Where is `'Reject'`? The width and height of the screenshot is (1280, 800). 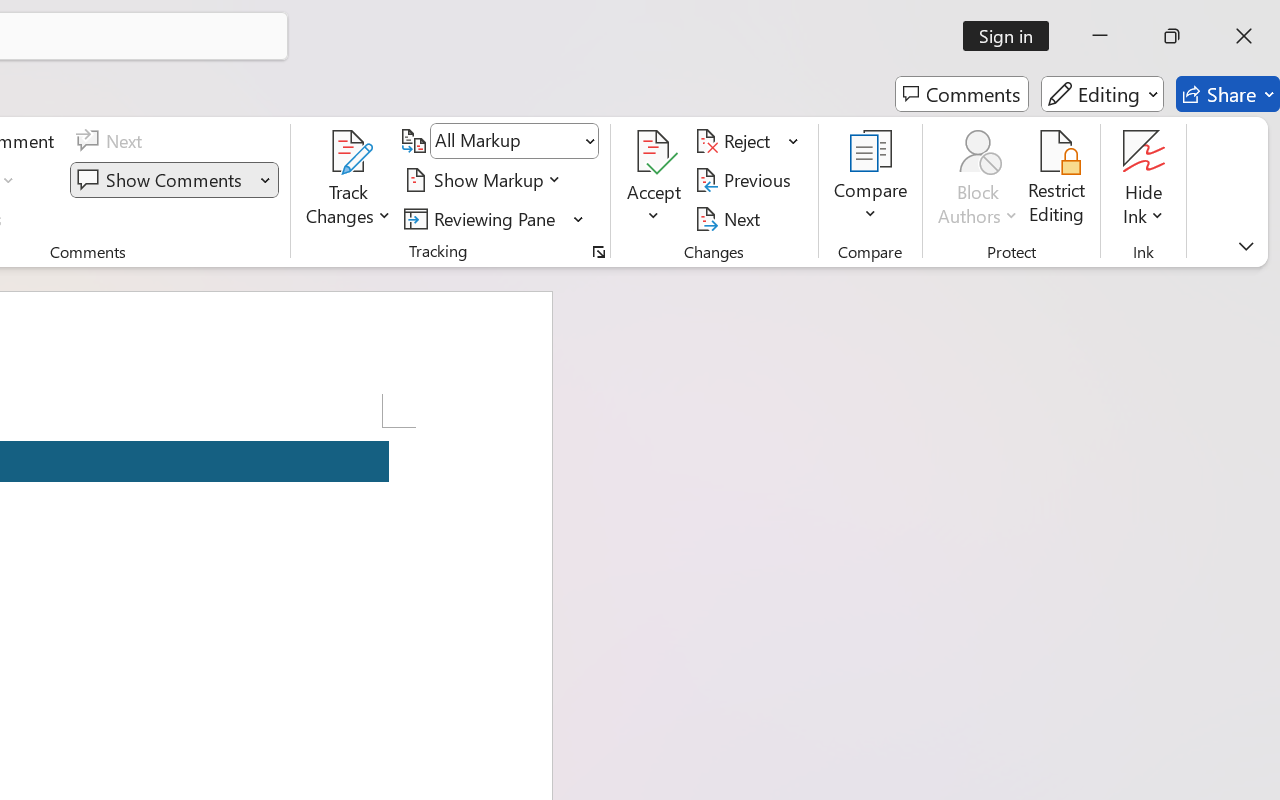 'Reject' is located at coordinates (746, 141).